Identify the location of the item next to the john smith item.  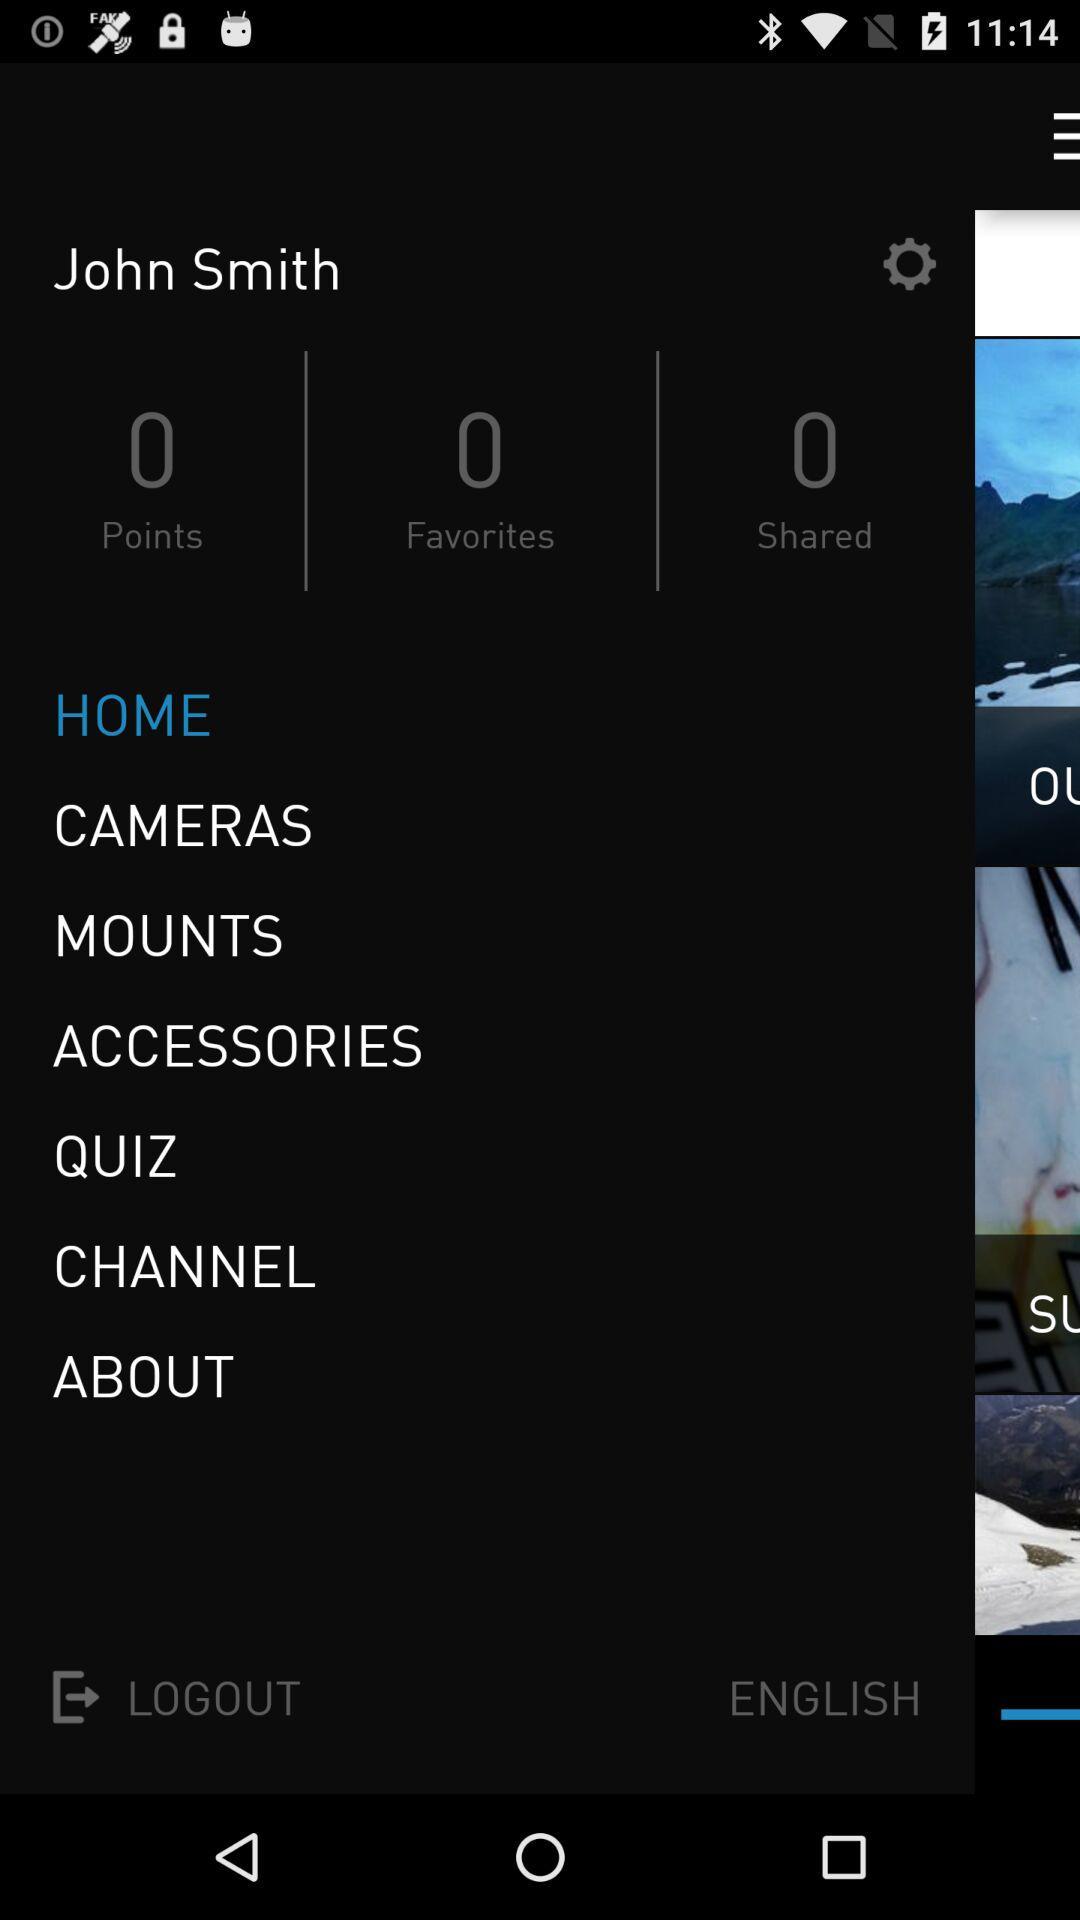
(909, 262).